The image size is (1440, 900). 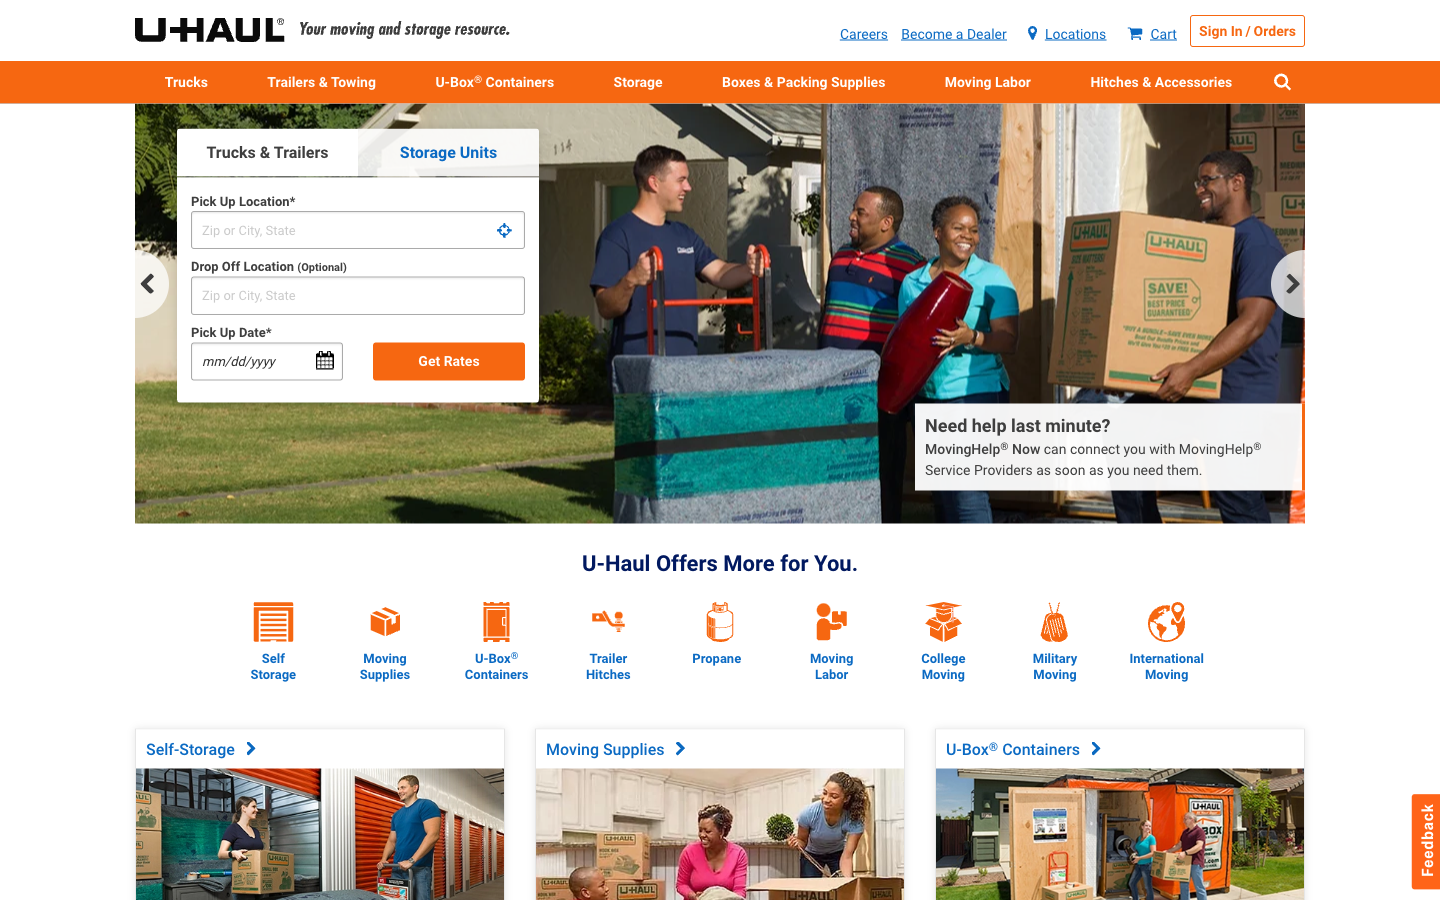 I want to click on Search for the box prices, so click(x=384, y=604).